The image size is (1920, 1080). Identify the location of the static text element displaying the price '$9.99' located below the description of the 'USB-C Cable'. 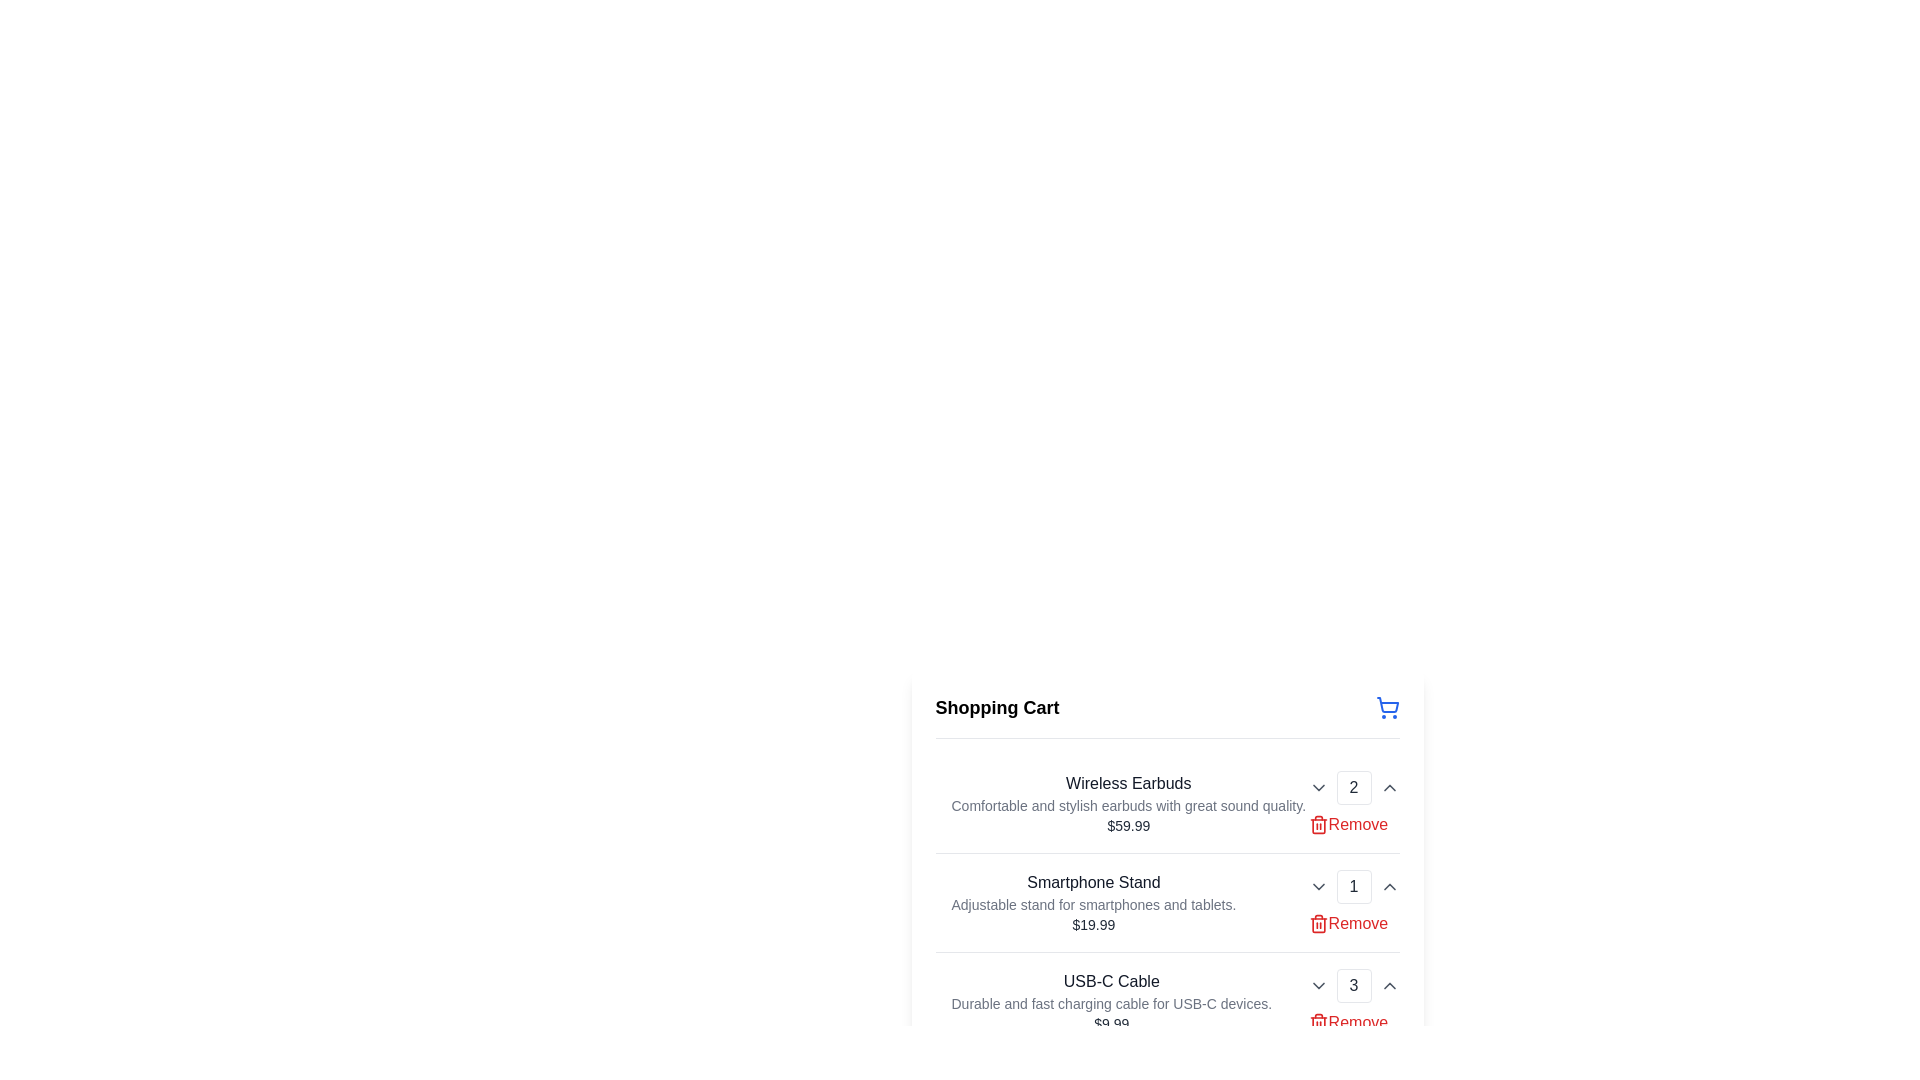
(1110, 1023).